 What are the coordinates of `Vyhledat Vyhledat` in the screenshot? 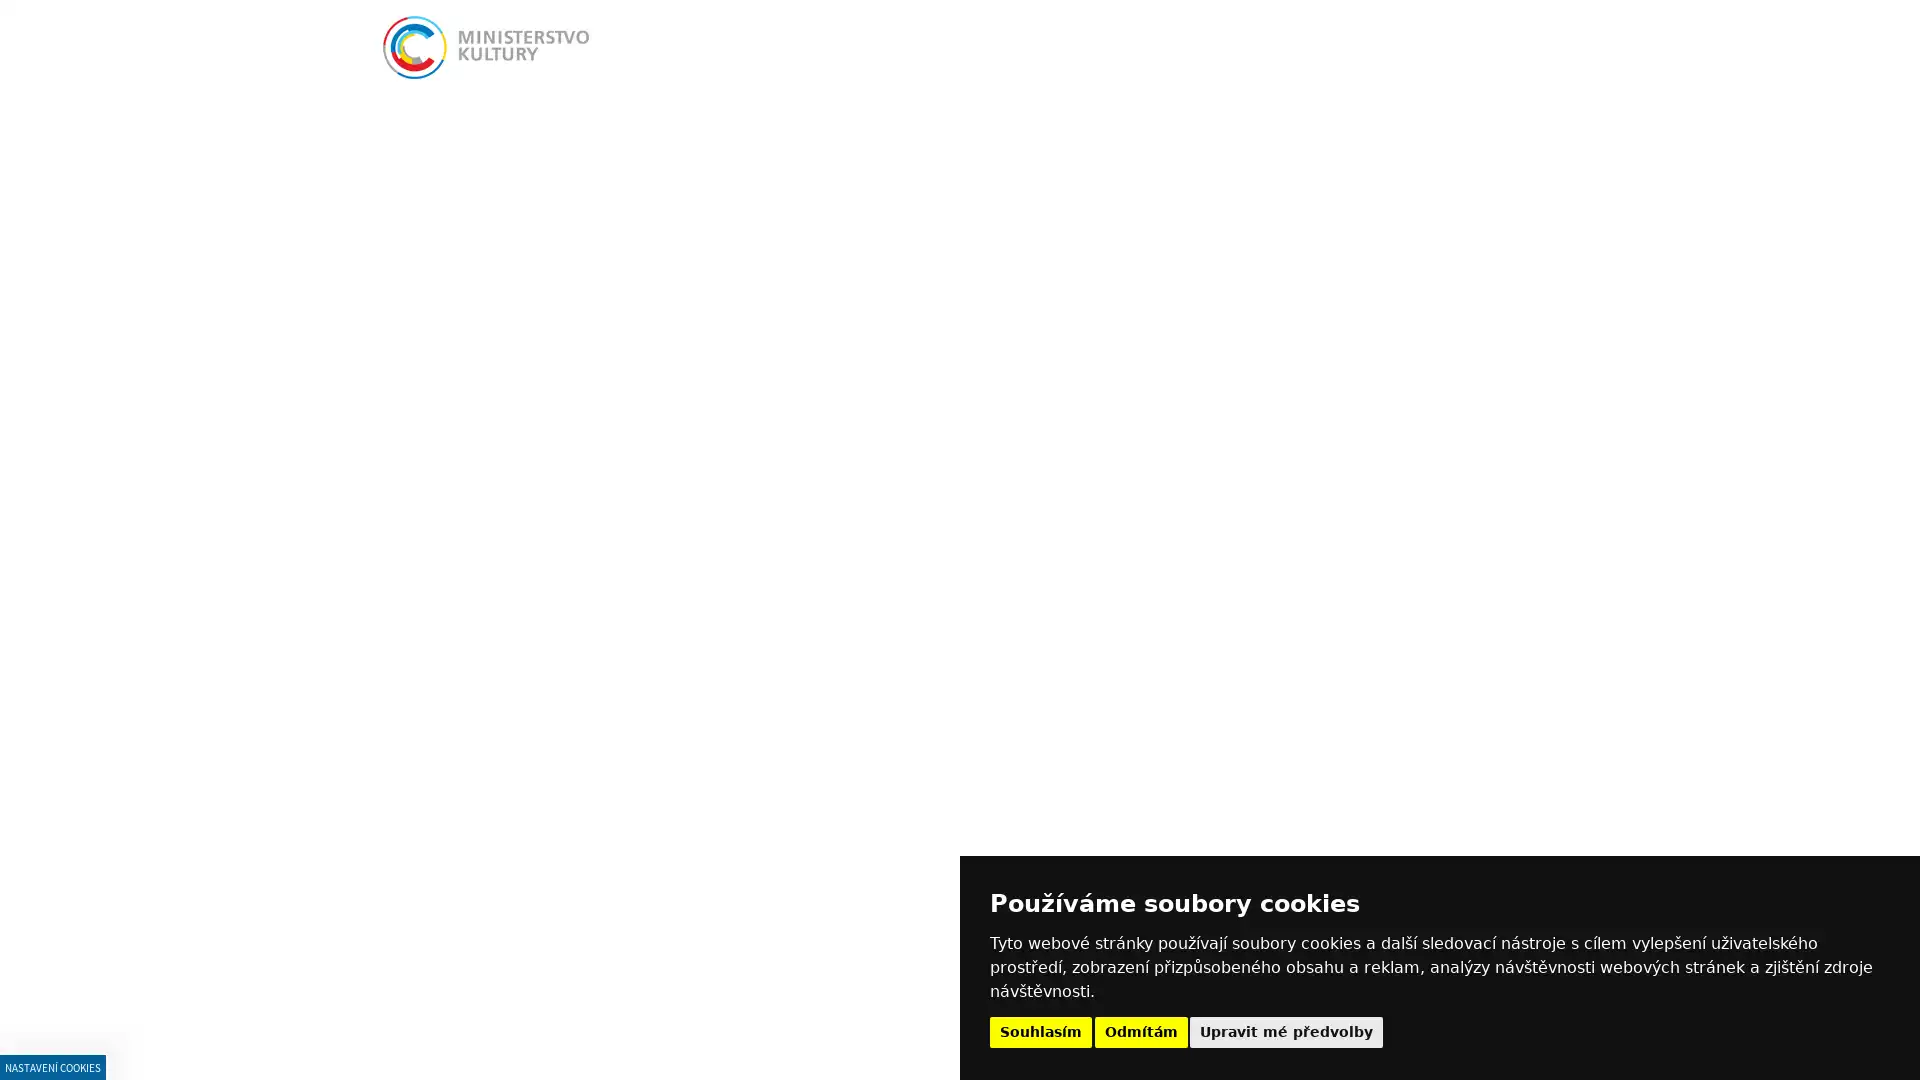 It's located at (1420, 46).